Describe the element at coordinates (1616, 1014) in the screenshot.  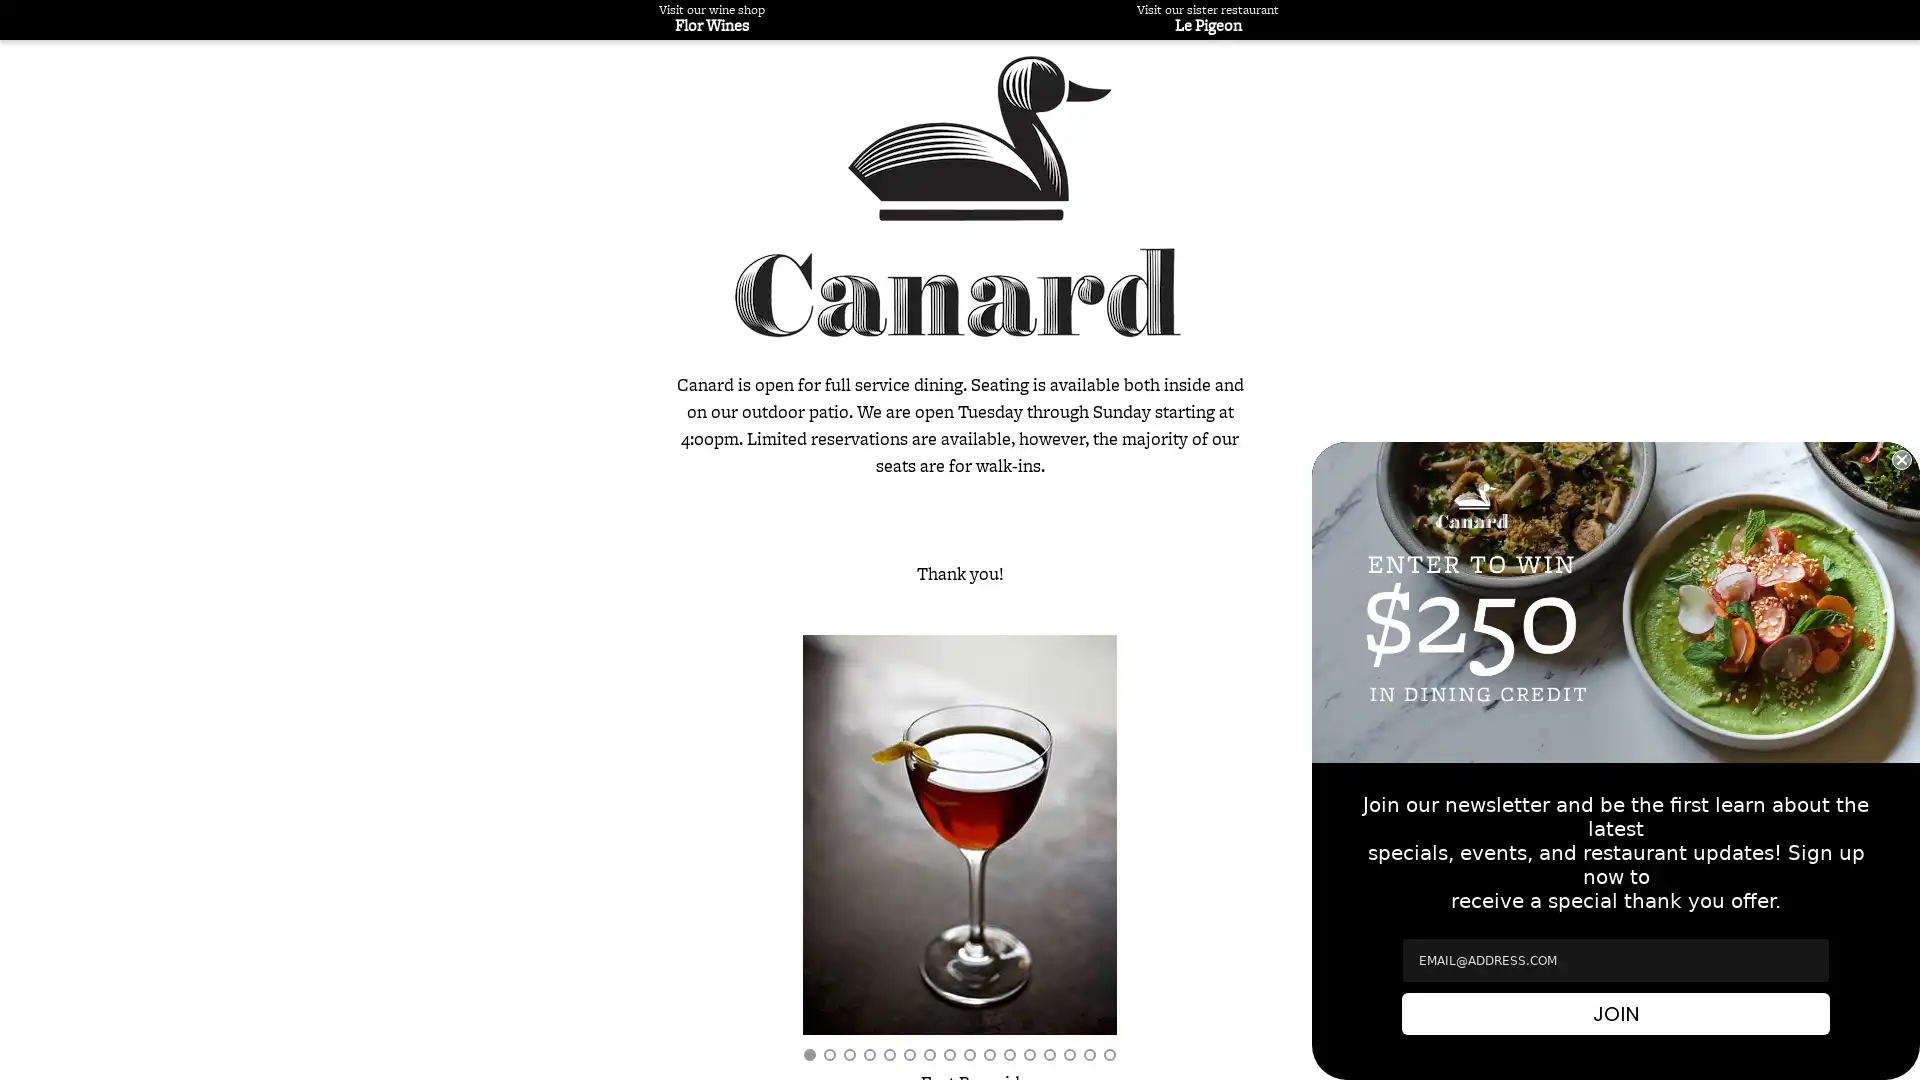
I see `JOIN` at that location.